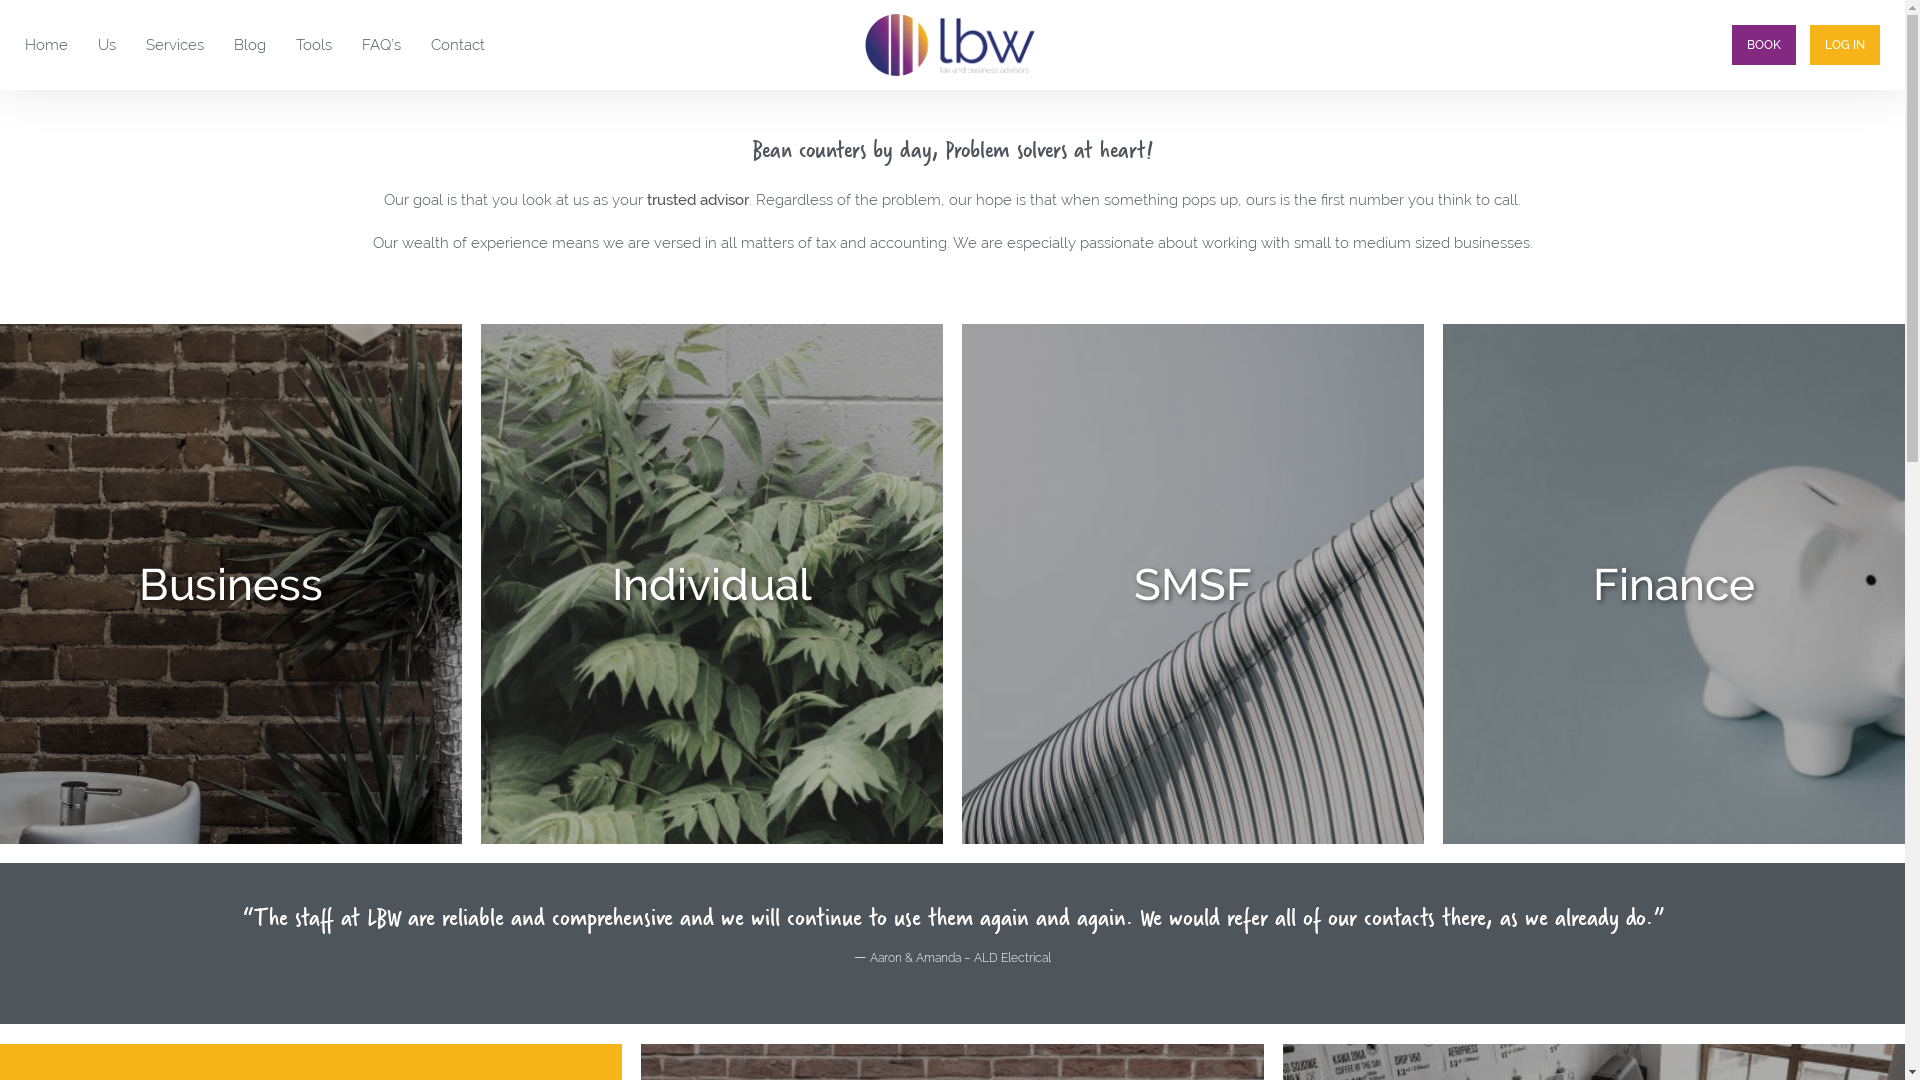  What do you see at coordinates (1763, 45) in the screenshot?
I see `'BOOK'` at bounding box center [1763, 45].